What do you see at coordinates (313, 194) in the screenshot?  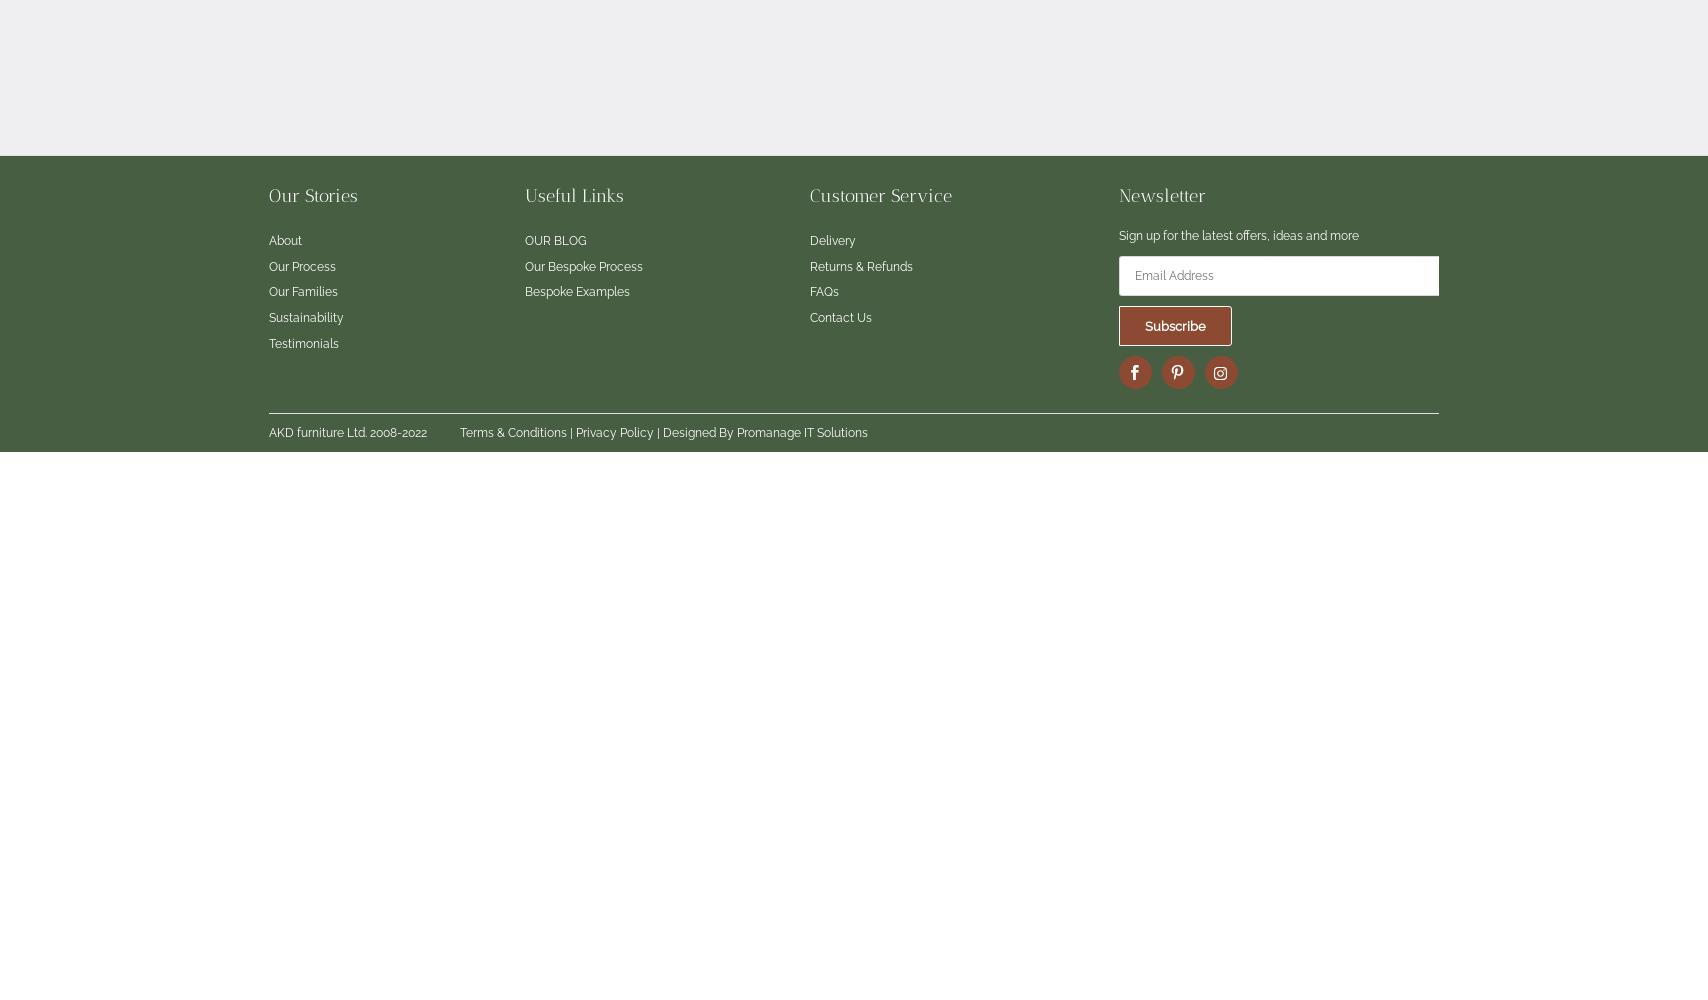 I see `'Our Stories'` at bounding box center [313, 194].